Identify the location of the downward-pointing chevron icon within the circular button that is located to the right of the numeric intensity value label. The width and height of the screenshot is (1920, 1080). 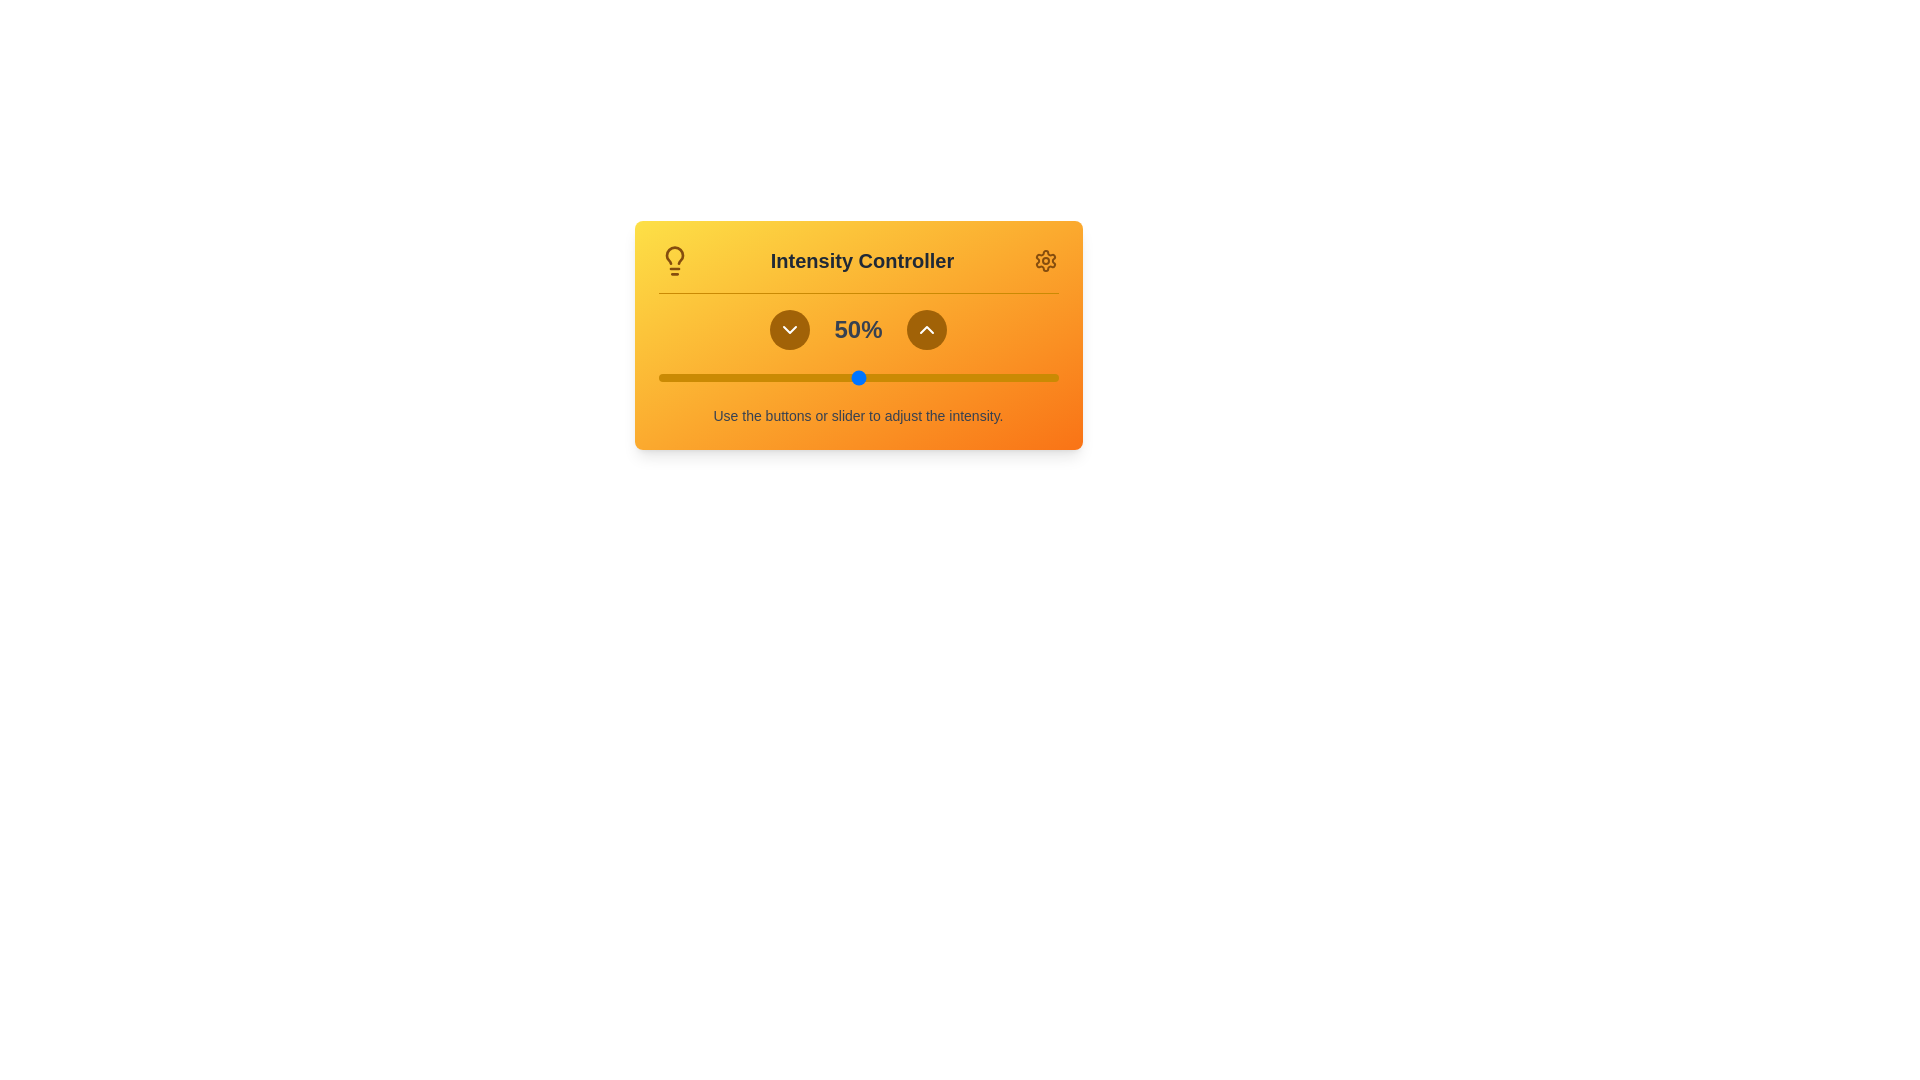
(789, 329).